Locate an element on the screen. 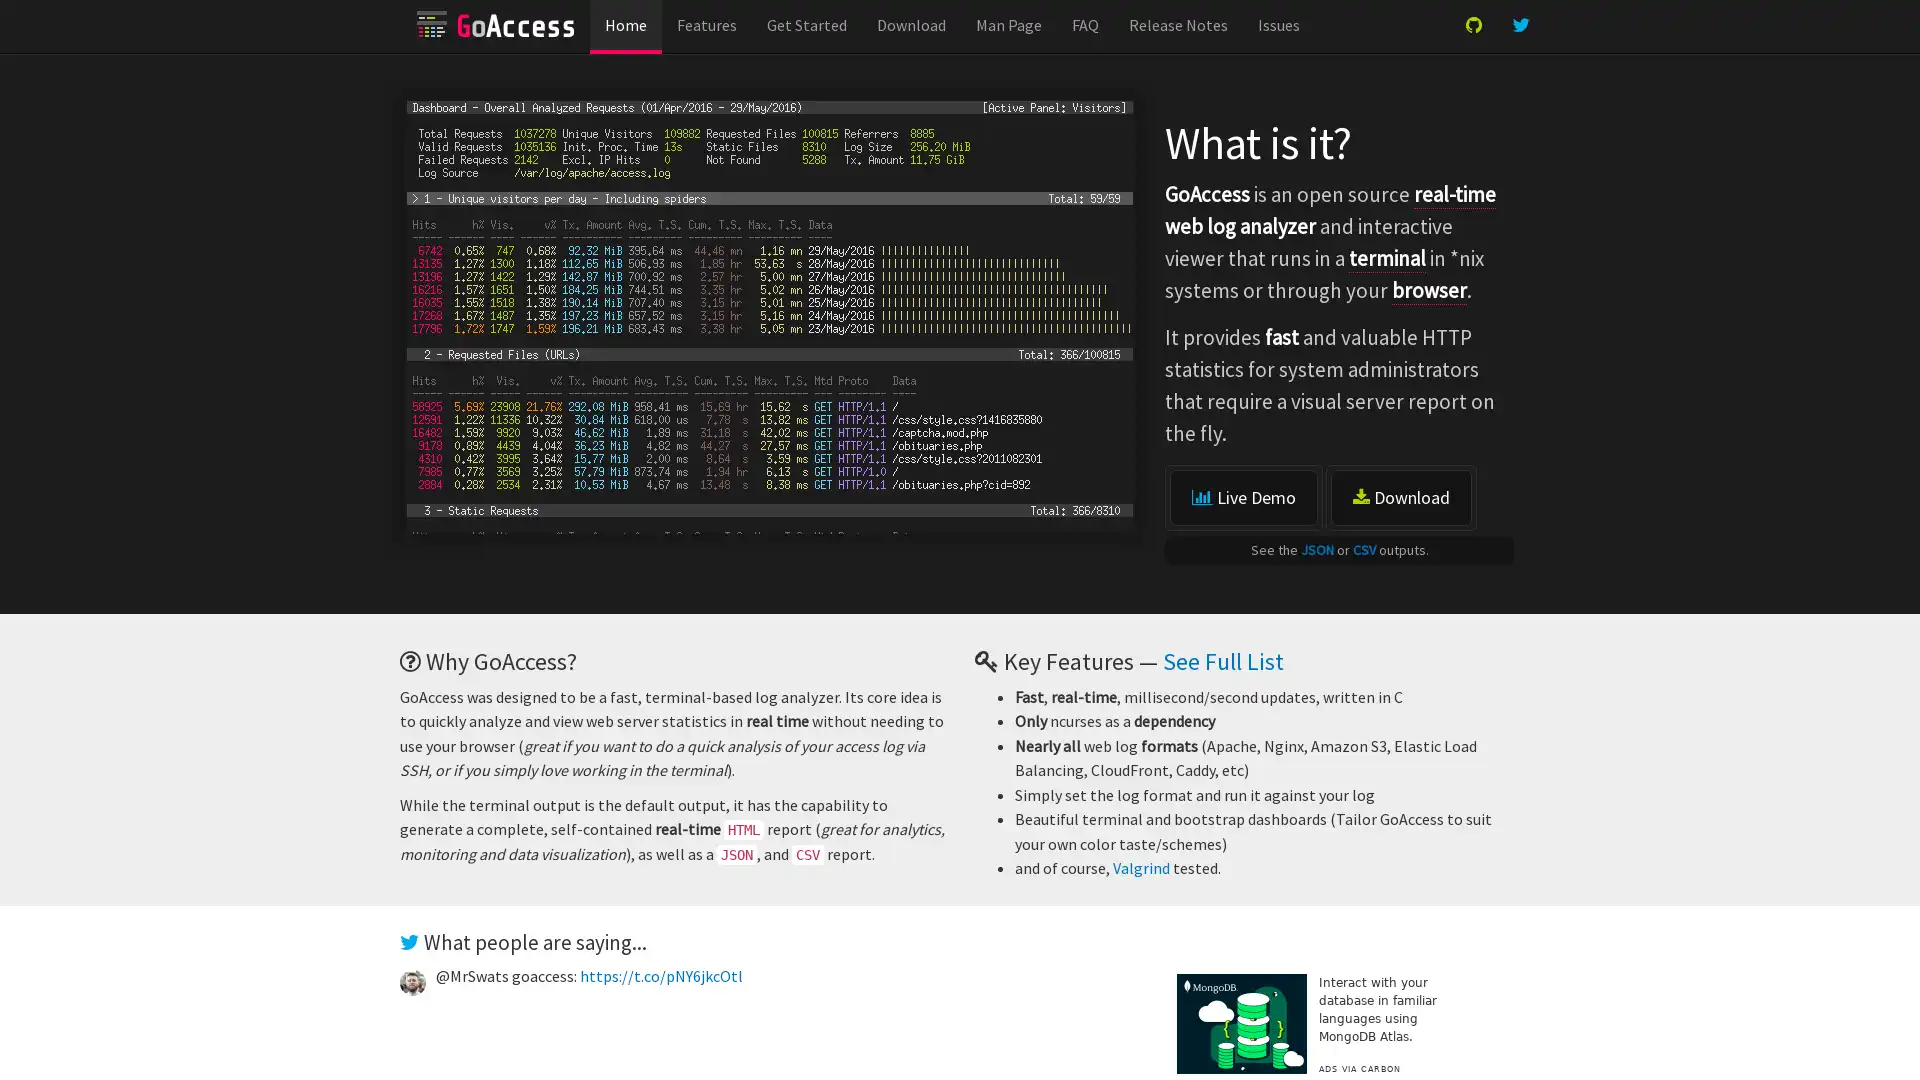 The height and width of the screenshot is (1080, 1920). Live Demo is located at coordinates (1242, 496).